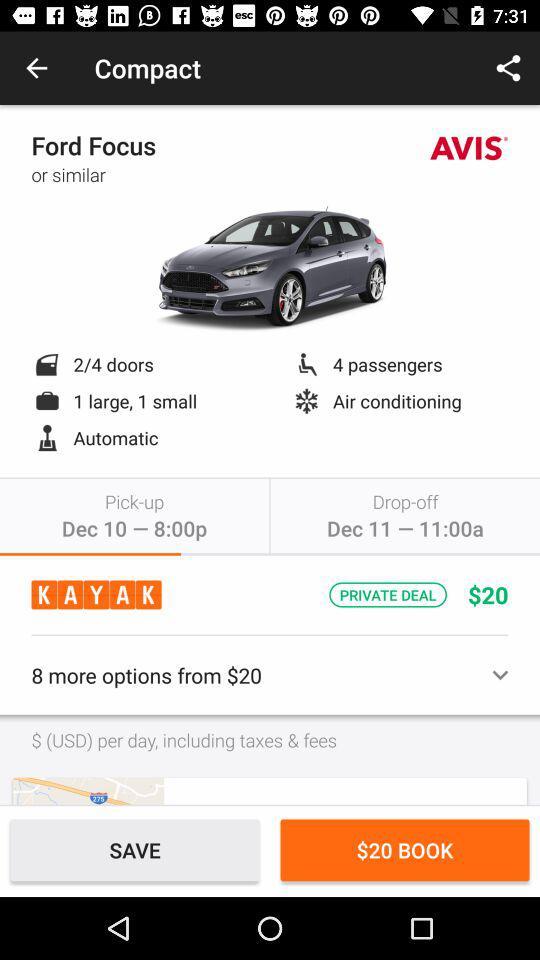 This screenshot has width=540, height=960. What do you see at coordinates (87, 791) in the screenshot?
I see `use map` at bounding box center [87, 791].